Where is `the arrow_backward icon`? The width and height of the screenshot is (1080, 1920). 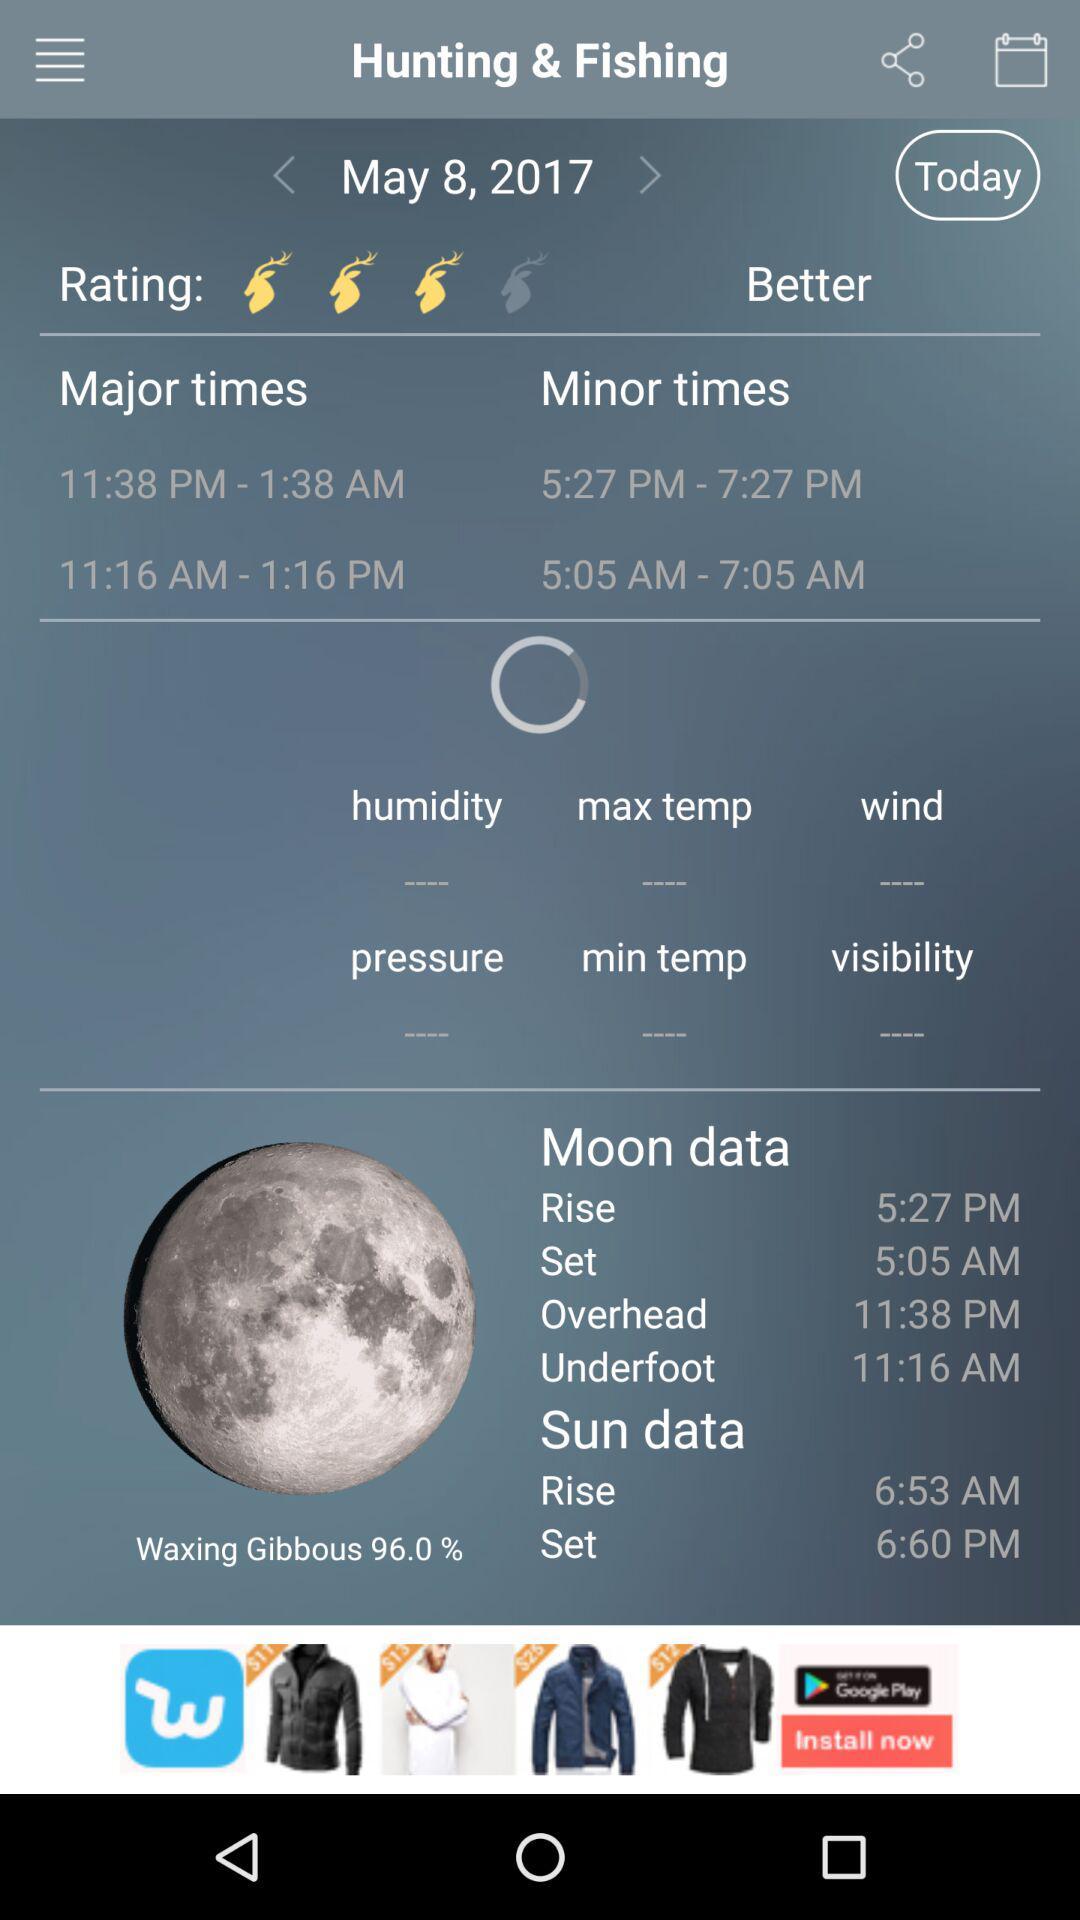 the arrow_backward icon is located at coordinates (283, 187).